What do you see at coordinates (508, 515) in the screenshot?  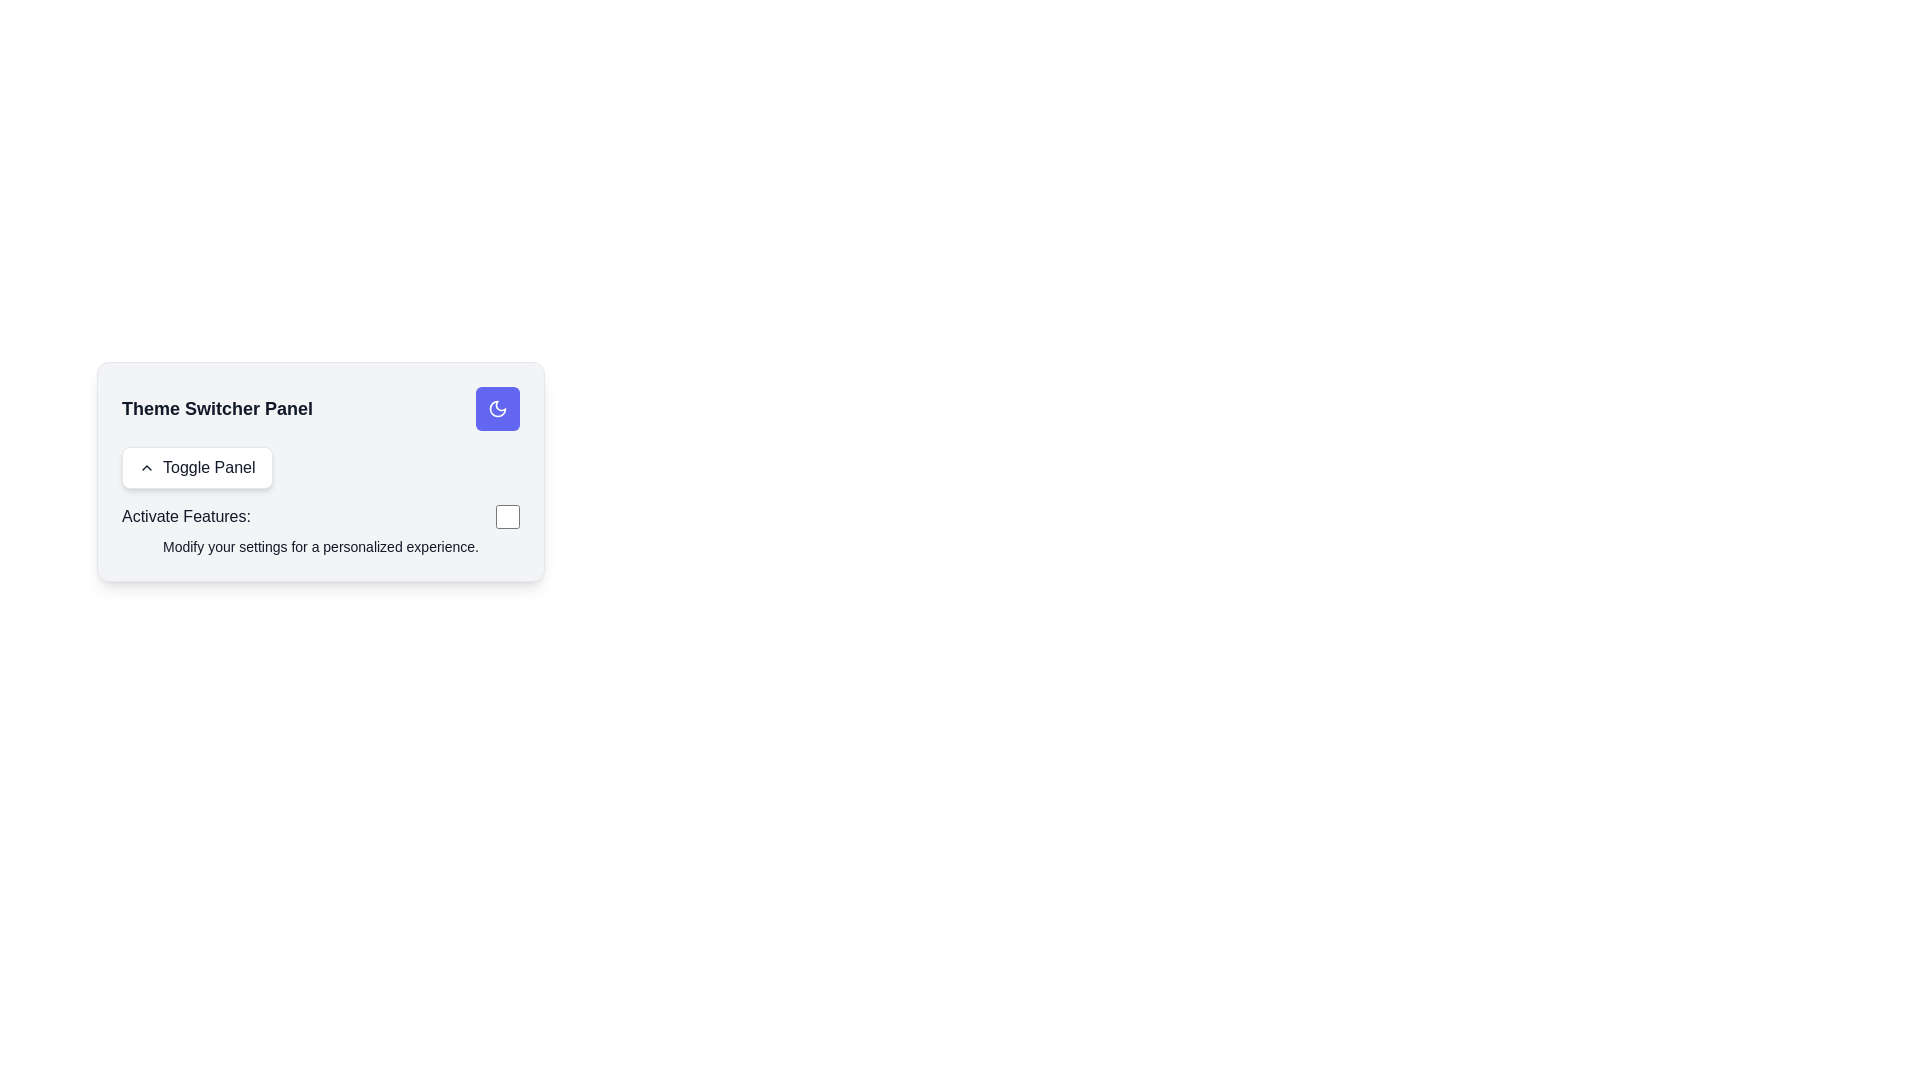 I see `the checkbox to the right of the label 'Activate Features:' in the 'Theme Switcher Panel'` at bounding box center [508, 515].